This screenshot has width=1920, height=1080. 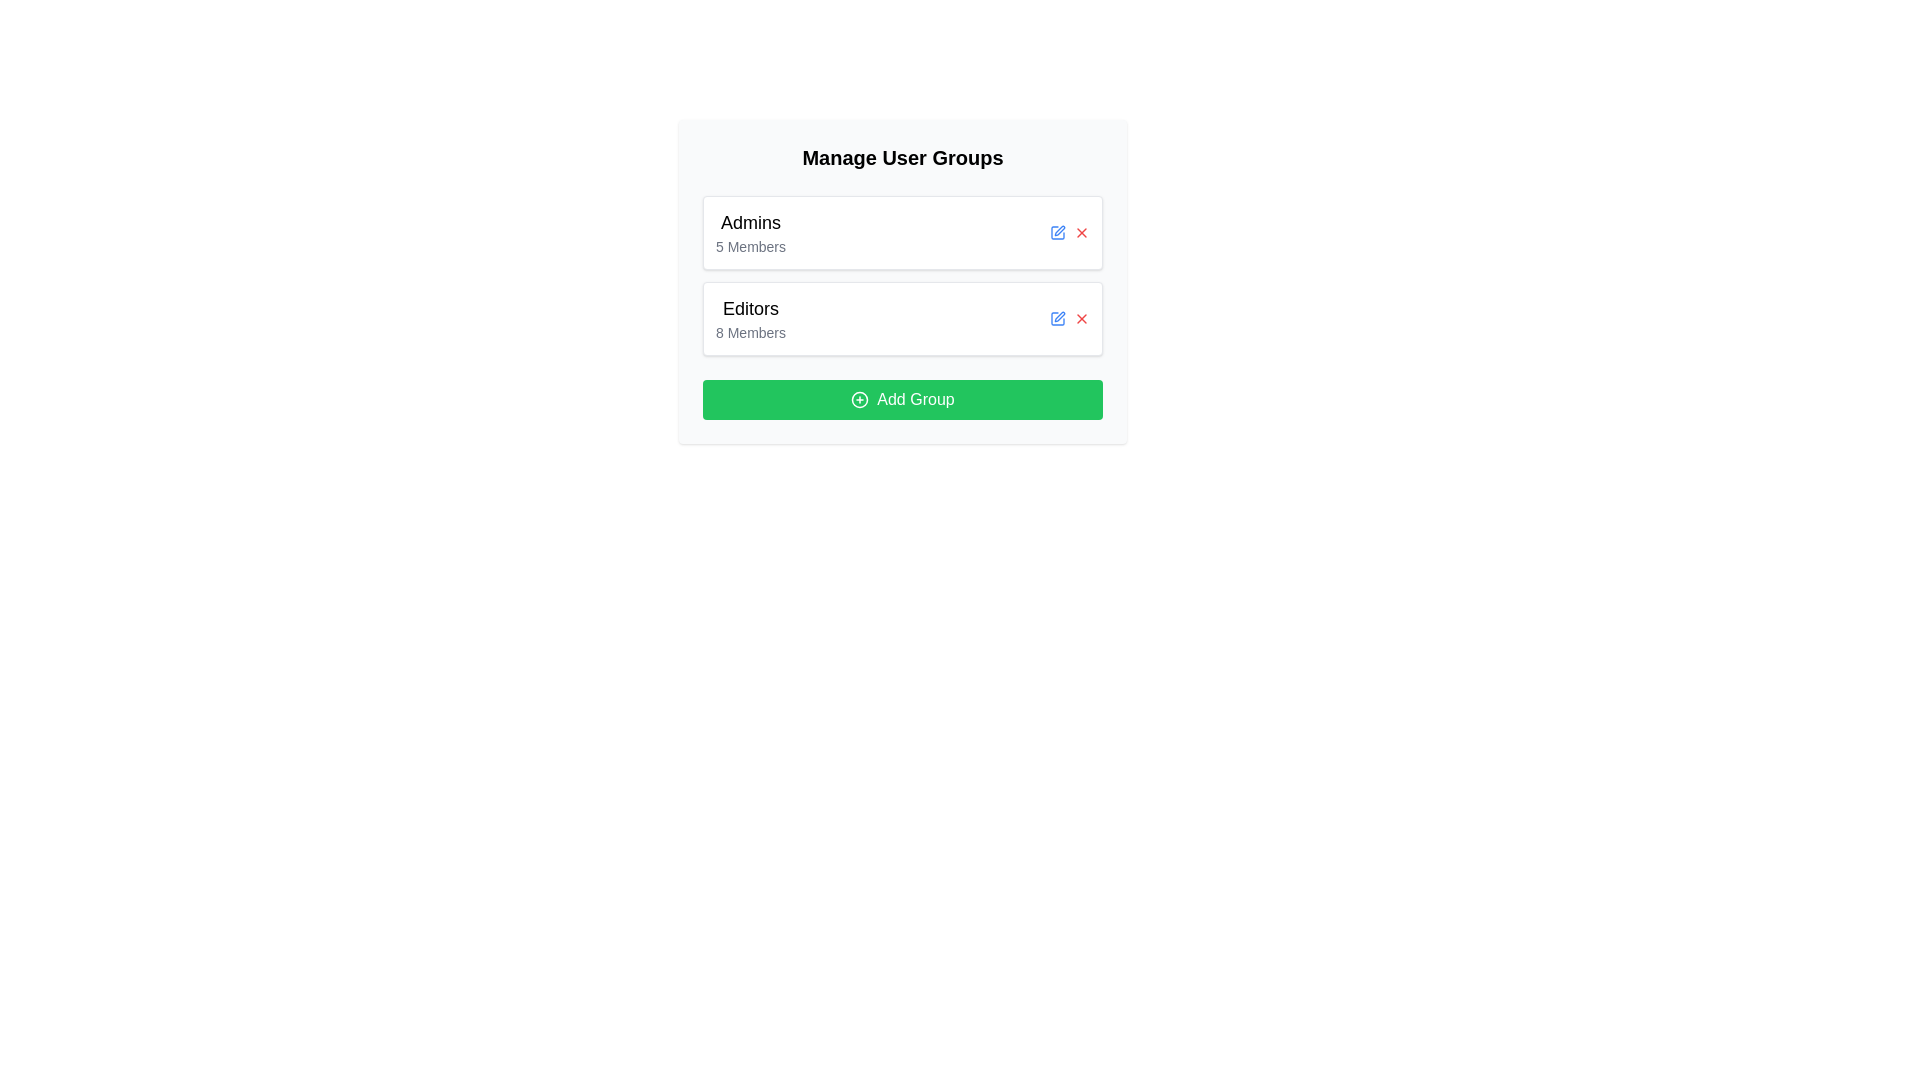 What do you see at coordinates (750, 331) in the screenshot?
I see `the static text label displaying '8 Members', which is located directly below the 'Editors' header in the user groups section` at bounding box center [750, 331].